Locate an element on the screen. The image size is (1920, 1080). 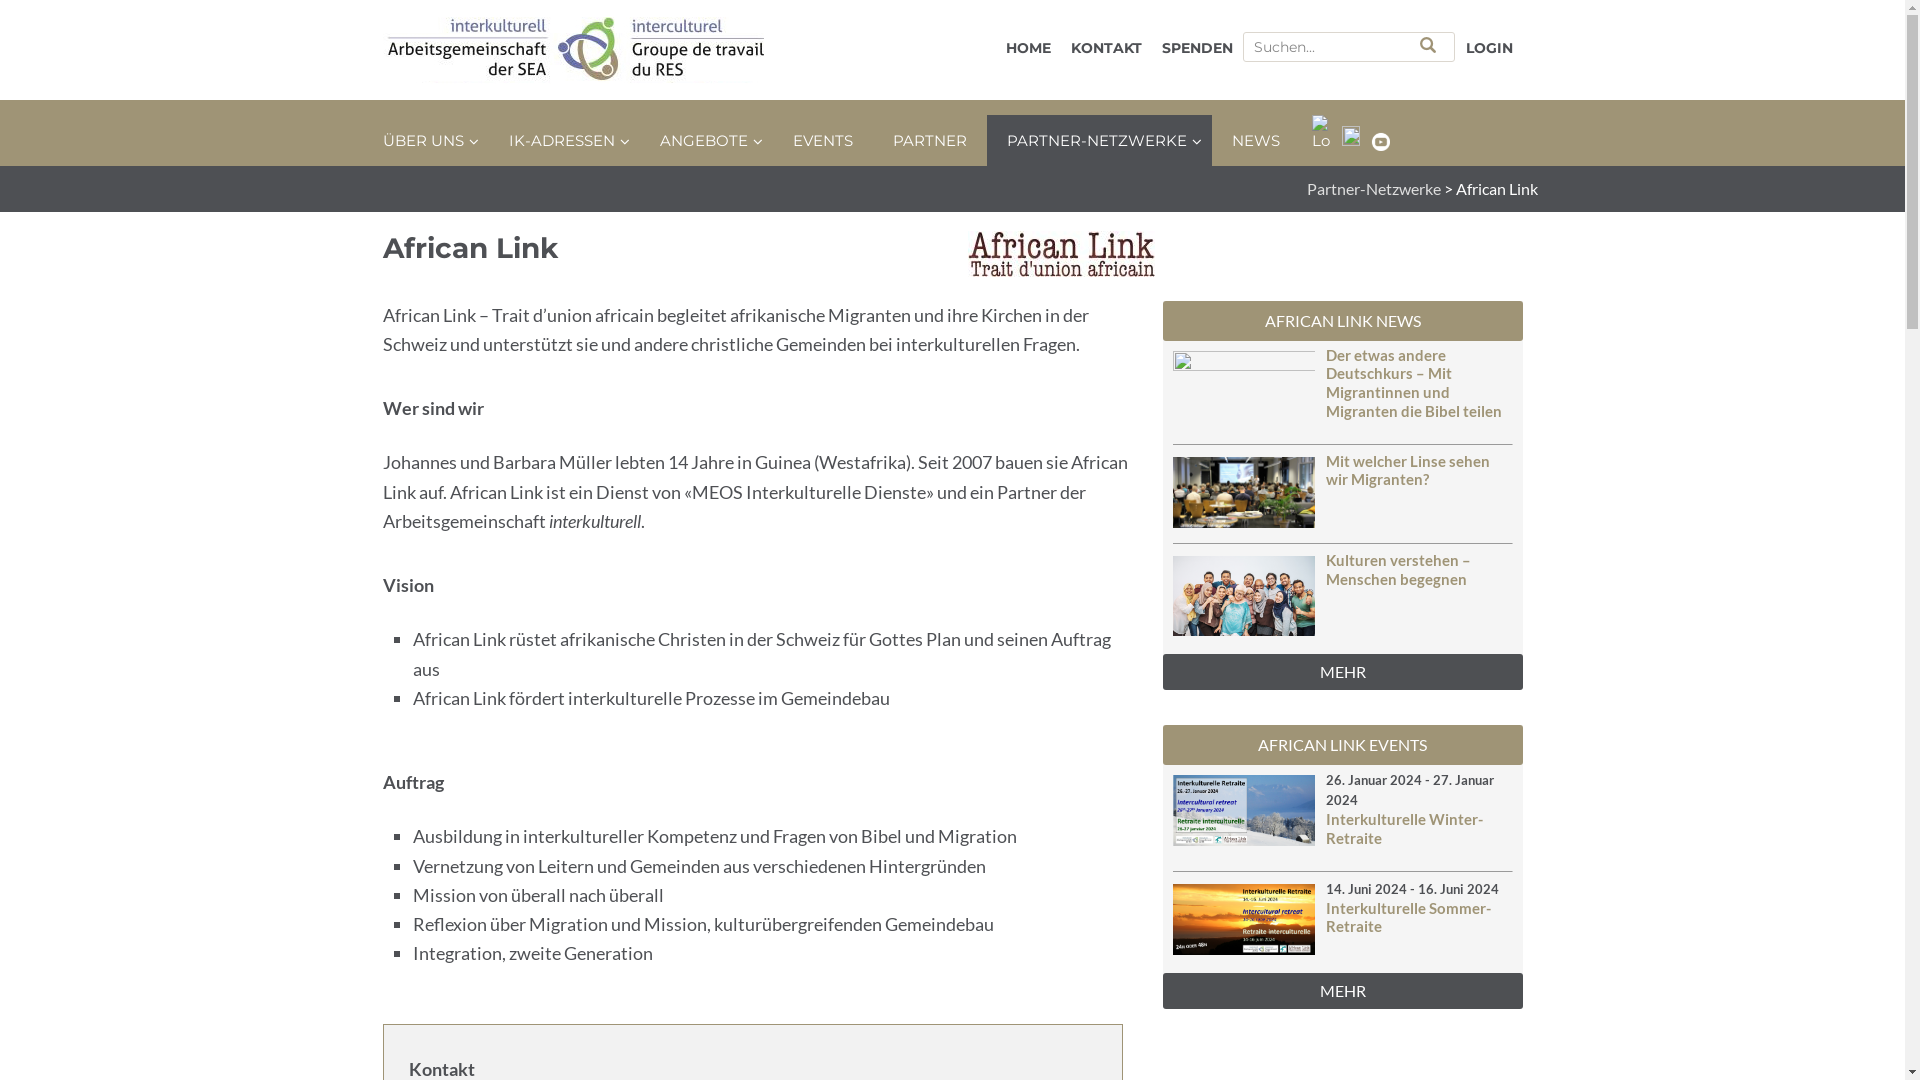
'PARTNER' is located at coordinates (928, 139).